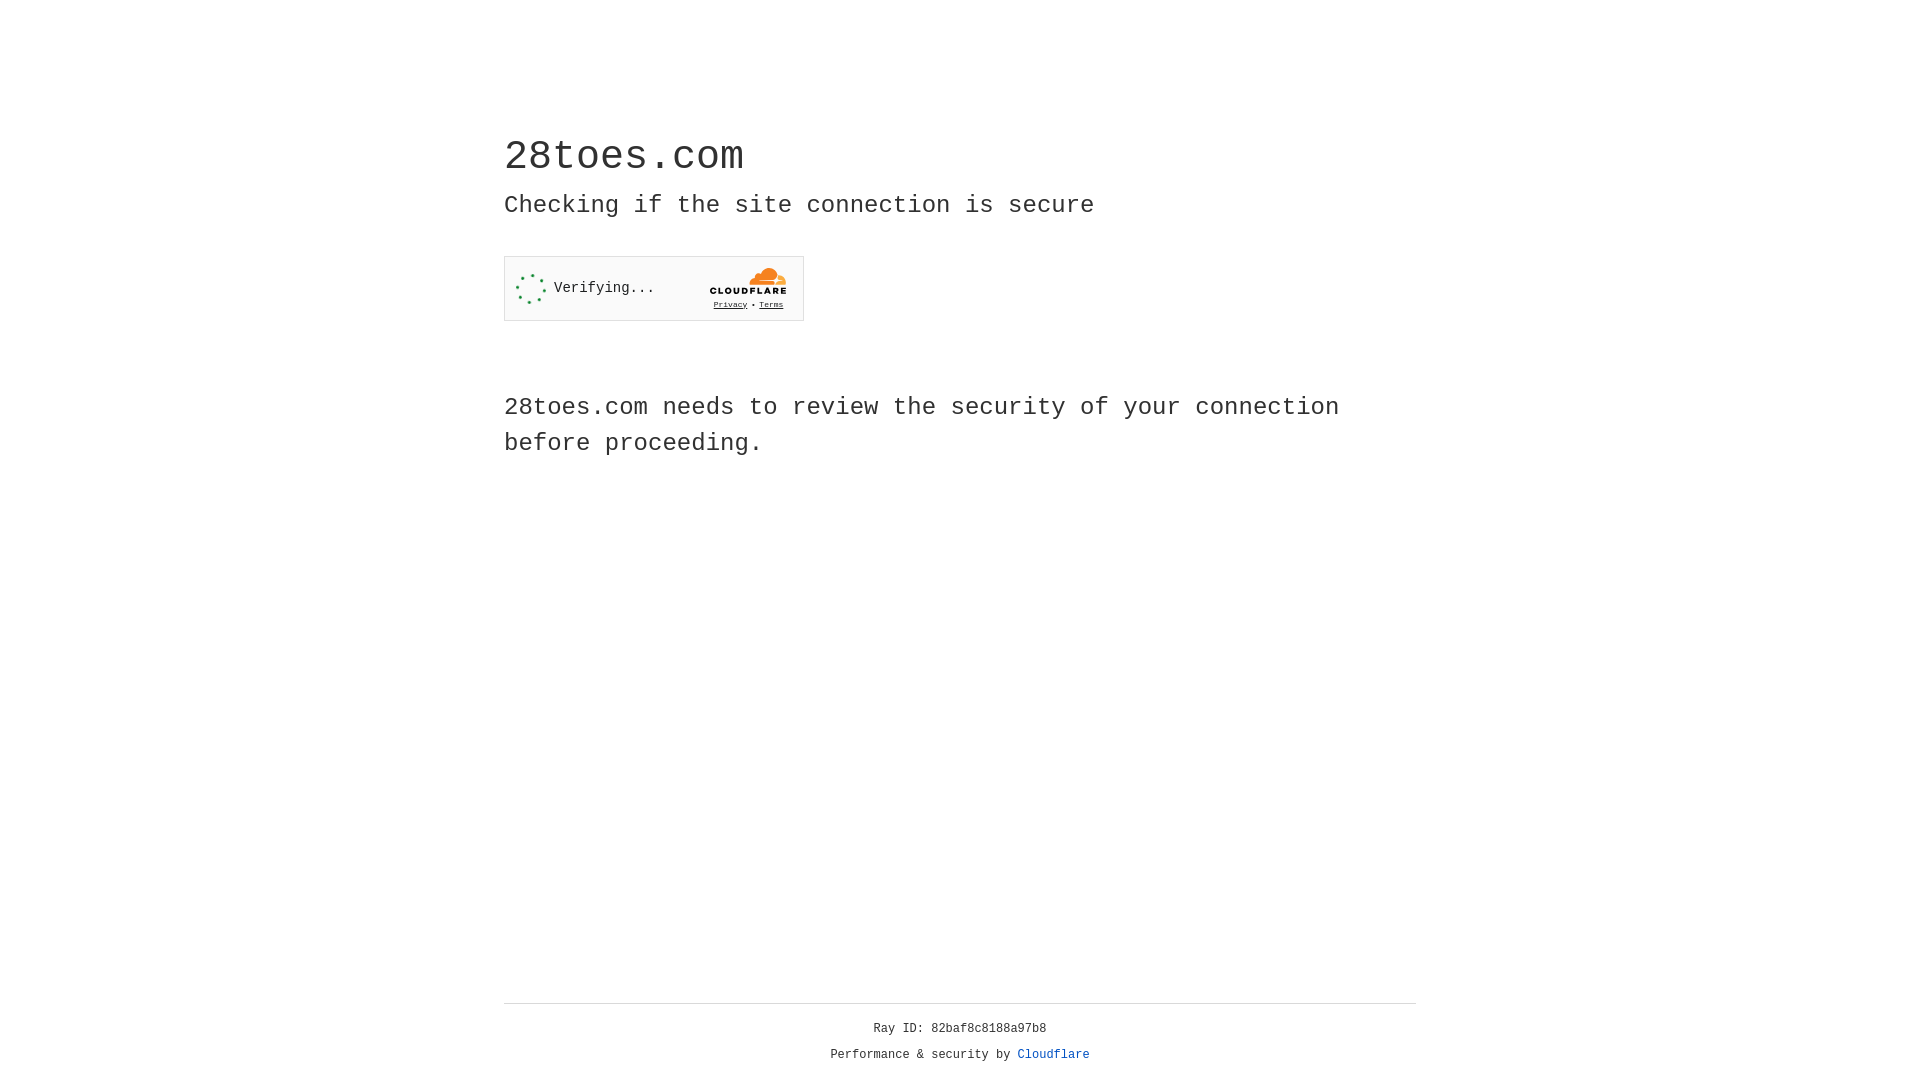 Image resolution: width=1920 pixels, height=1080 pixels. I want to click on 'Cloudflare', so click(1053, 1054).